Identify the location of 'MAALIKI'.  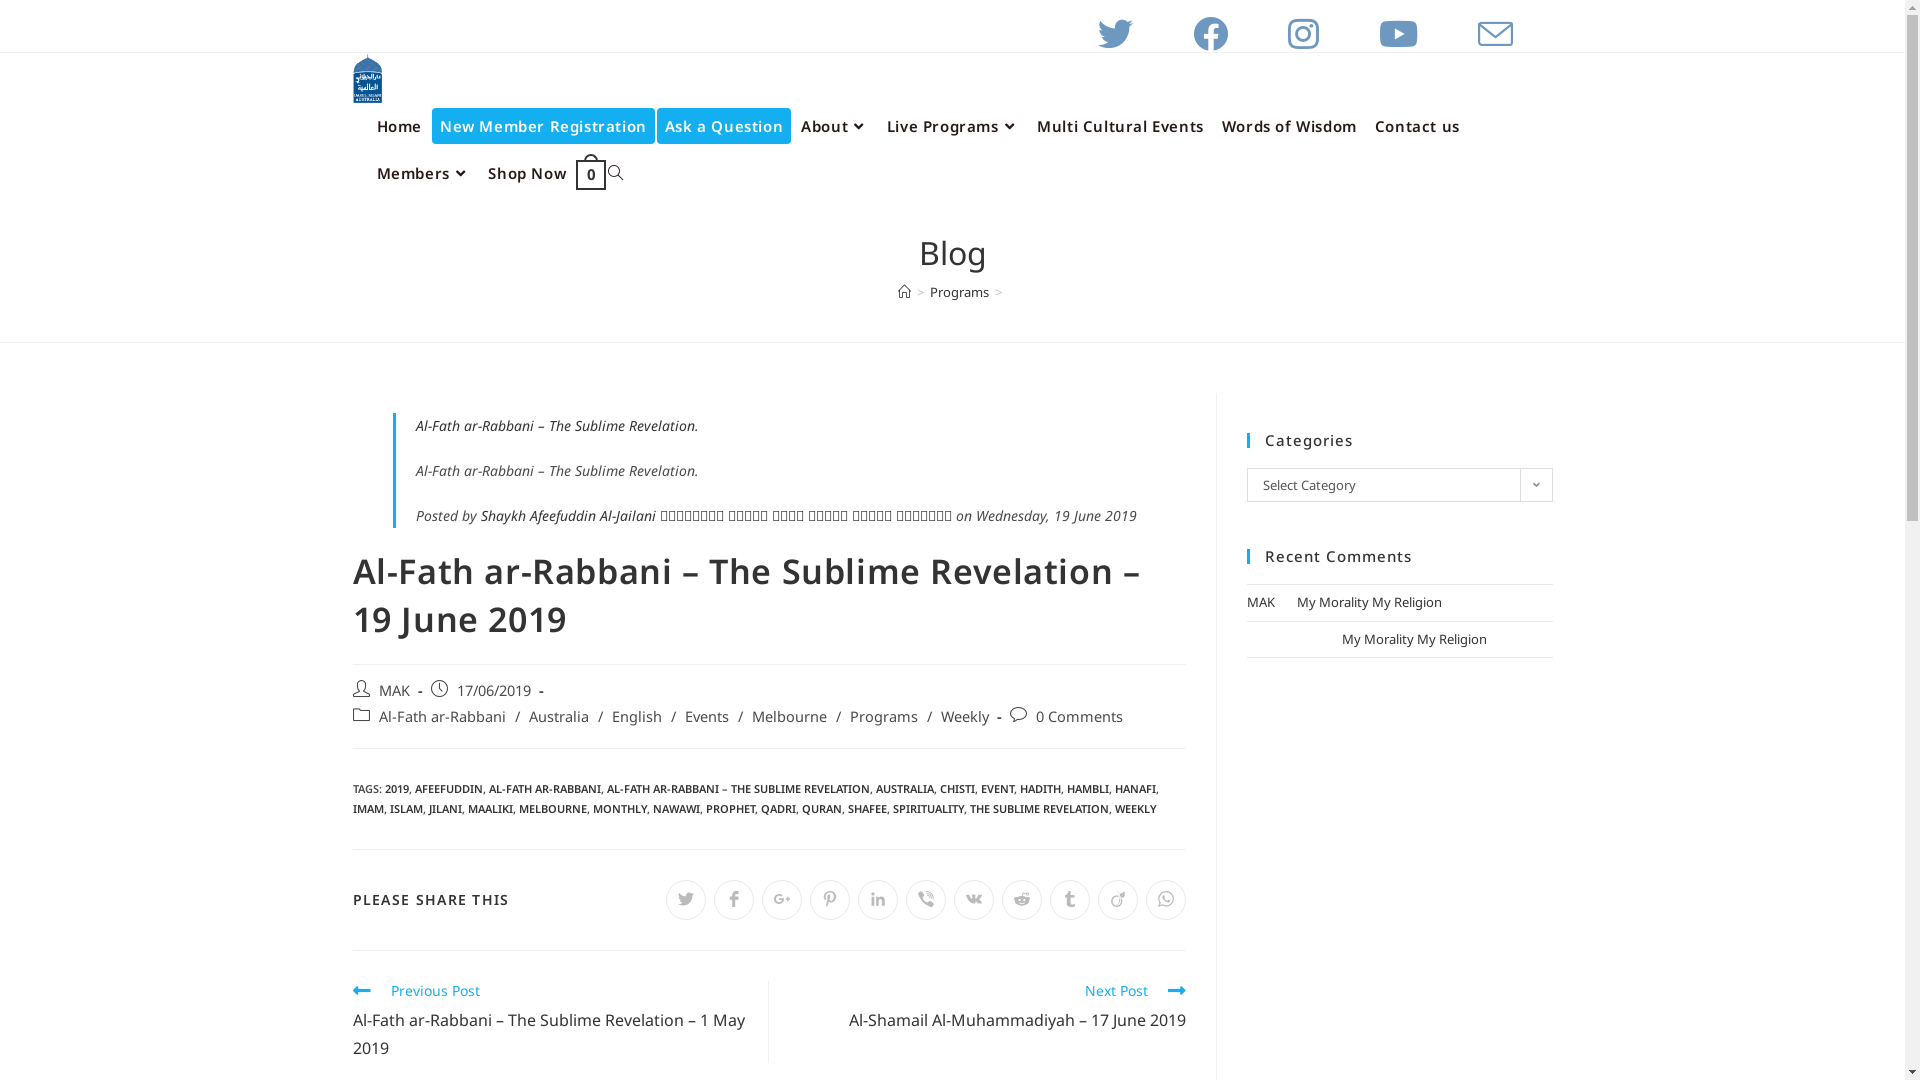
(490, 807).